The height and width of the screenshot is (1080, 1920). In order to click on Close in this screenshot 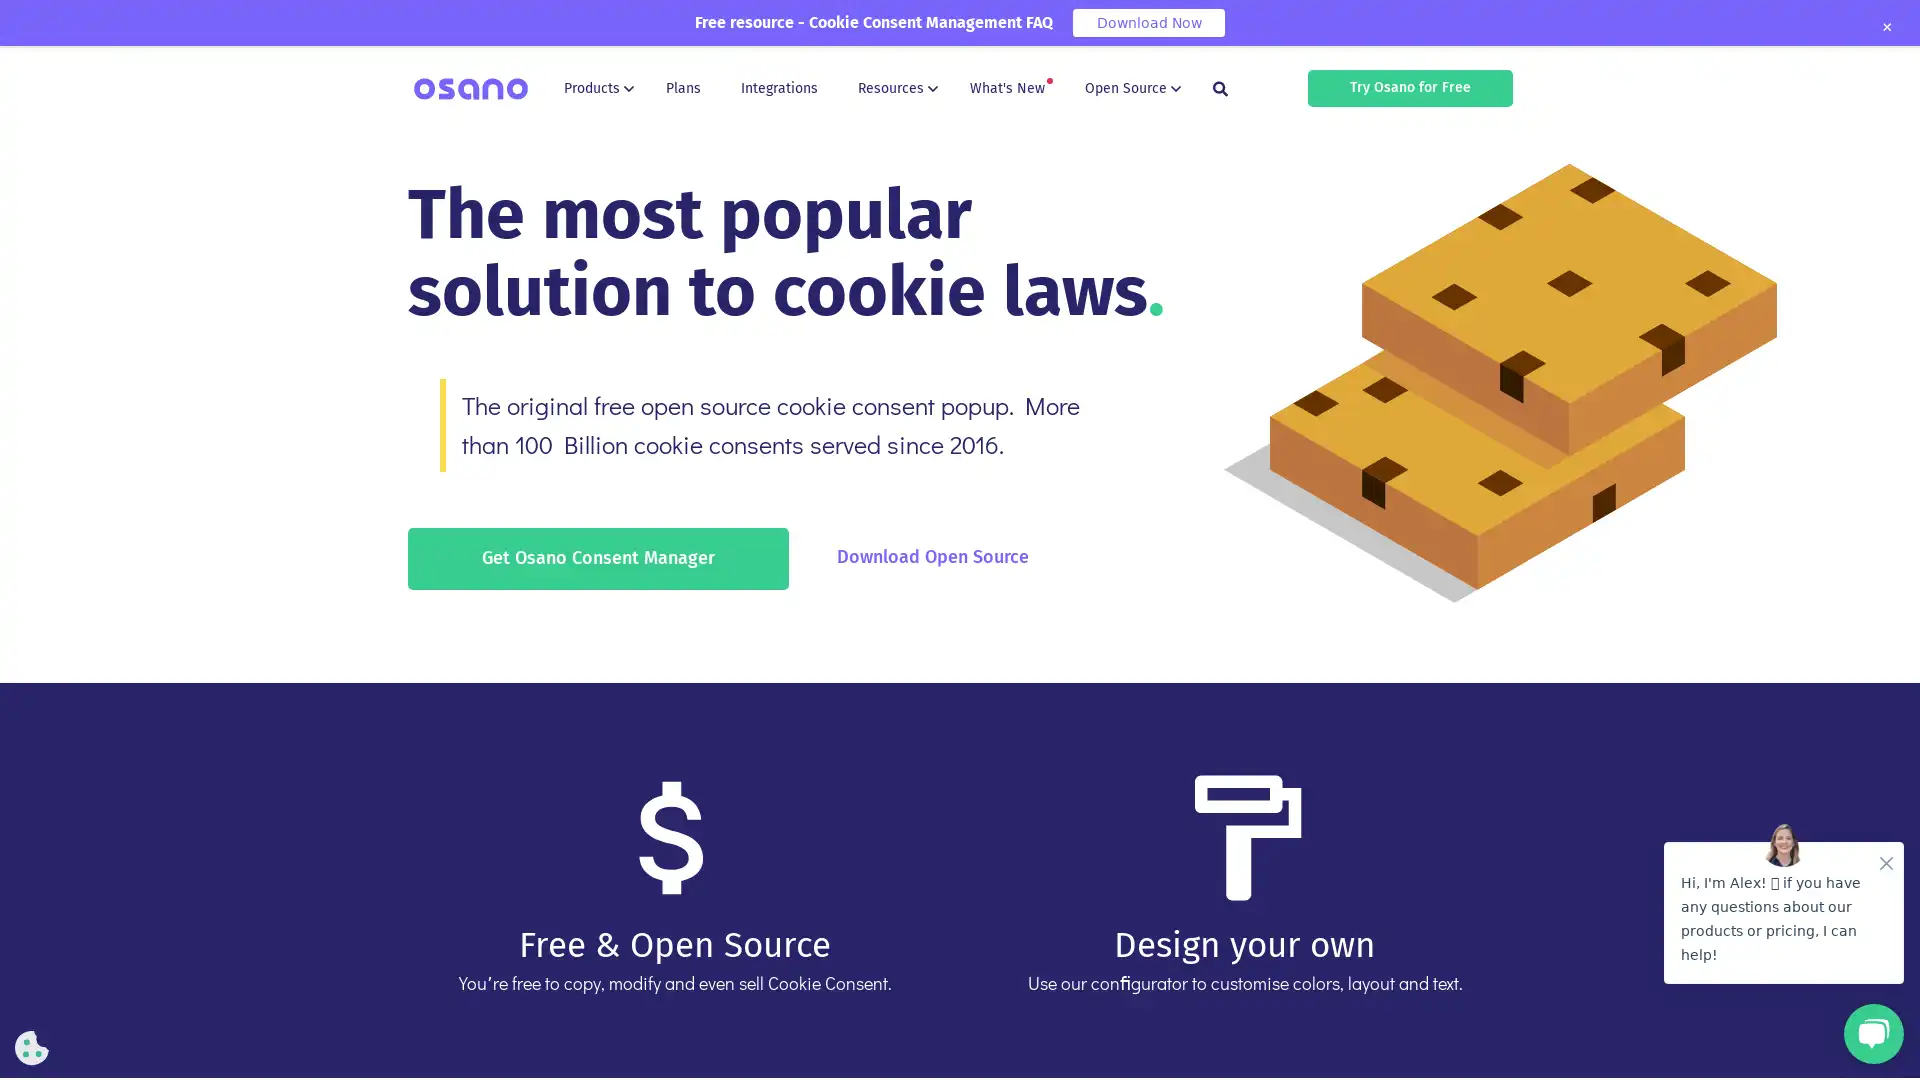, I will do `click(1885, 27)`.